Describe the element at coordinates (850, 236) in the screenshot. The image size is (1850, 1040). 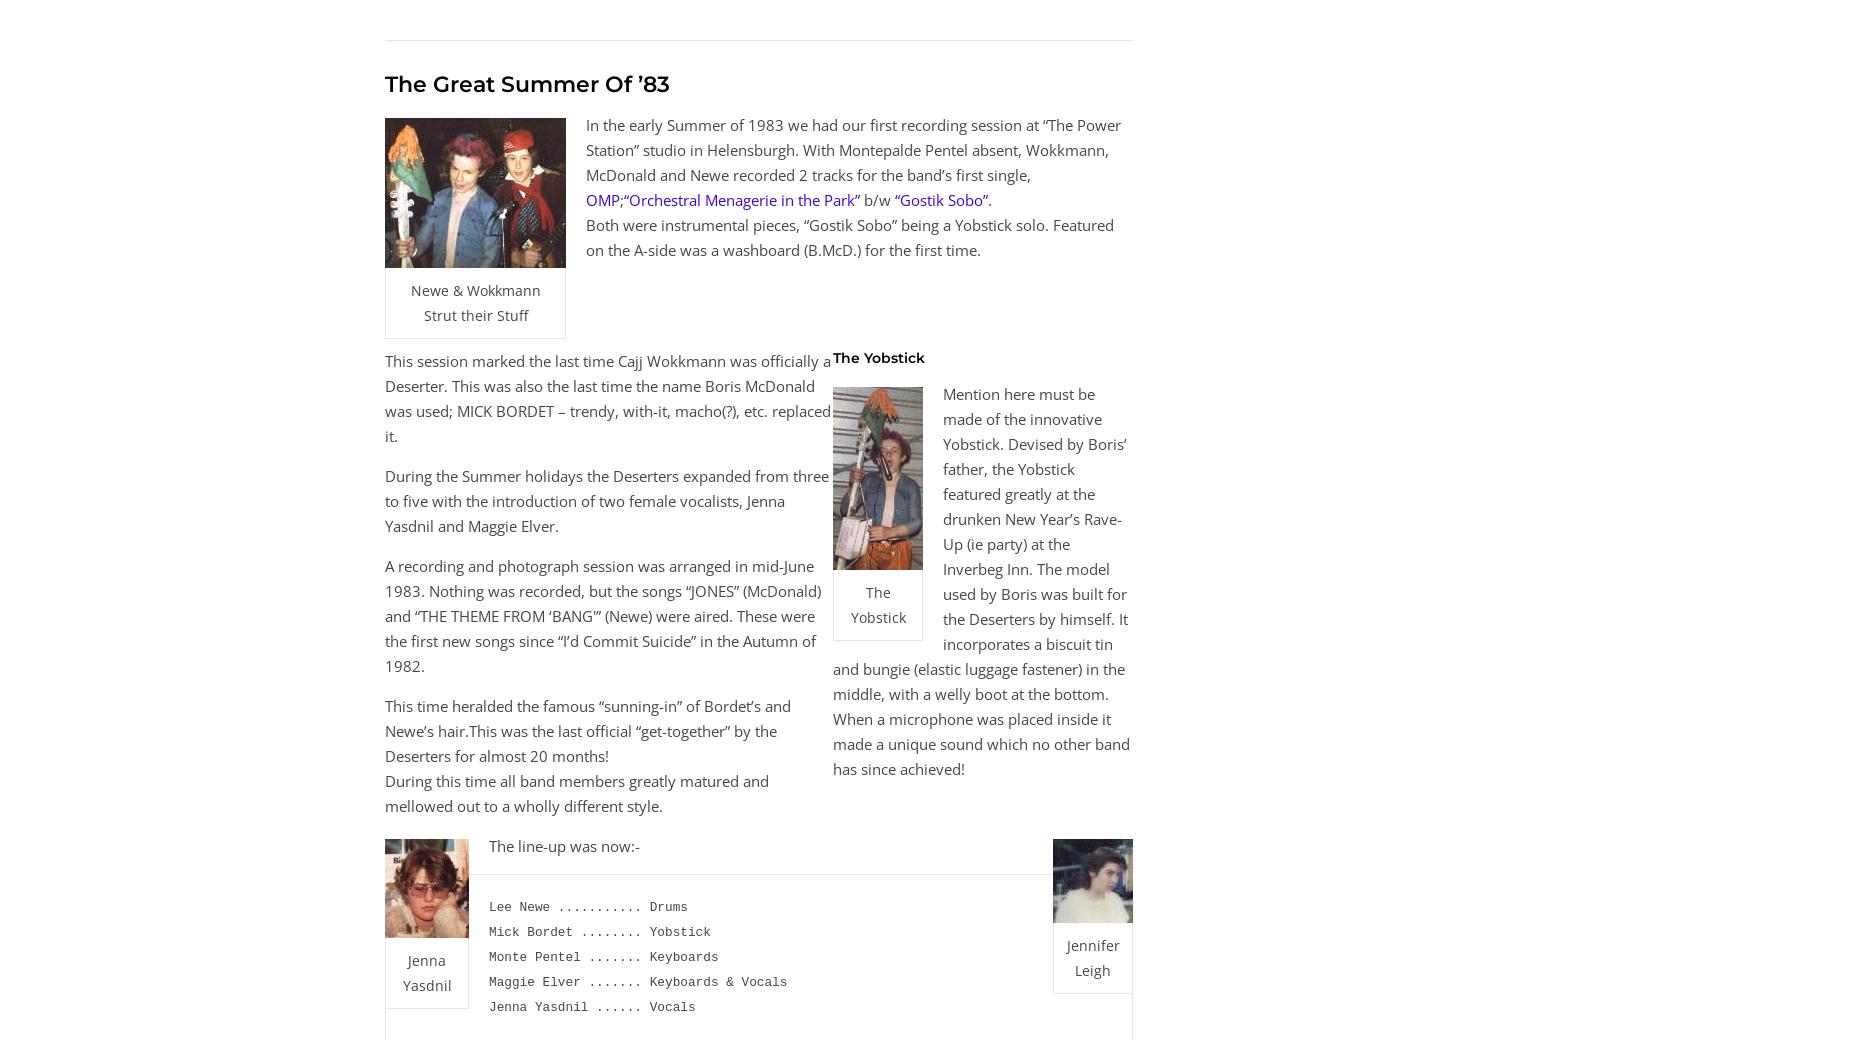
I see `'Both were instrumental pieces, “Gostik Sobo” being a Yobstick solo. Featured on the A-side was a washboard (B.McD.) for the first time.'` at that location.